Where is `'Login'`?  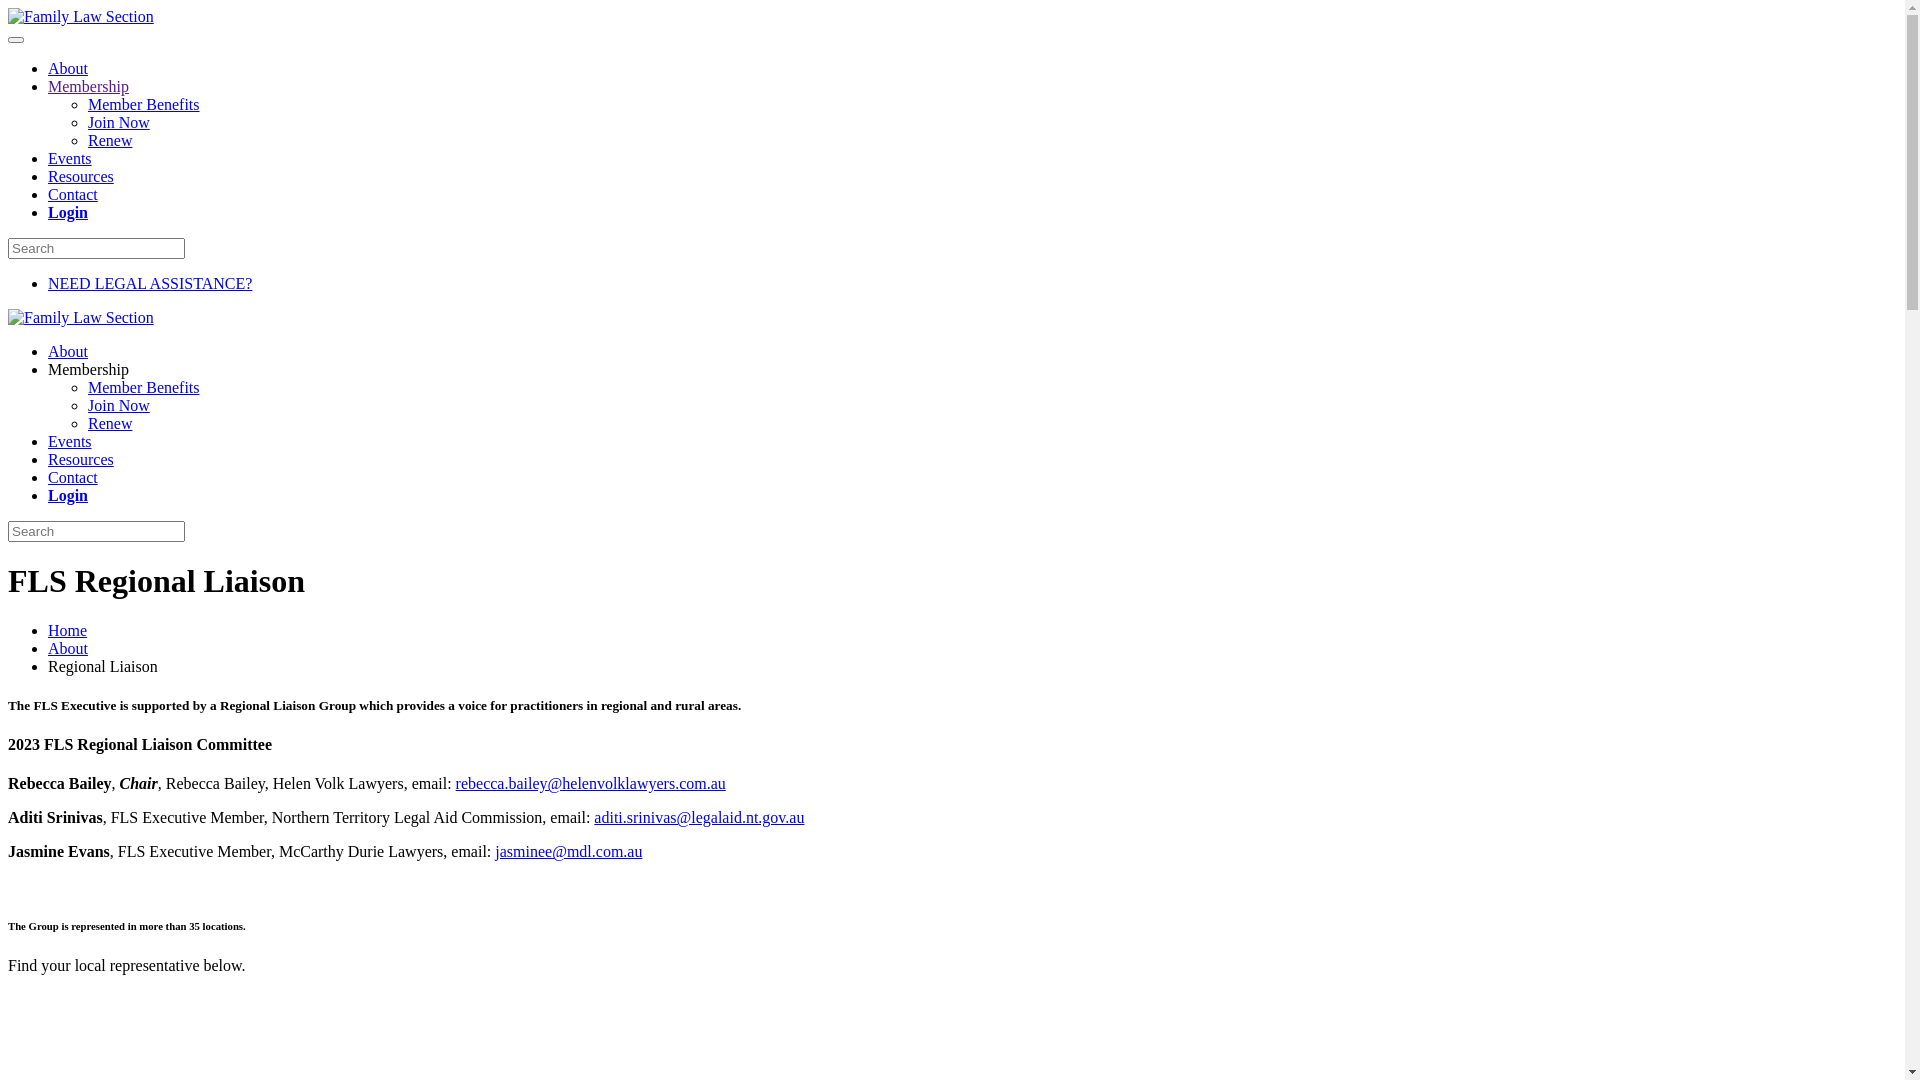
'Login' is located at coordinates (67, 212).